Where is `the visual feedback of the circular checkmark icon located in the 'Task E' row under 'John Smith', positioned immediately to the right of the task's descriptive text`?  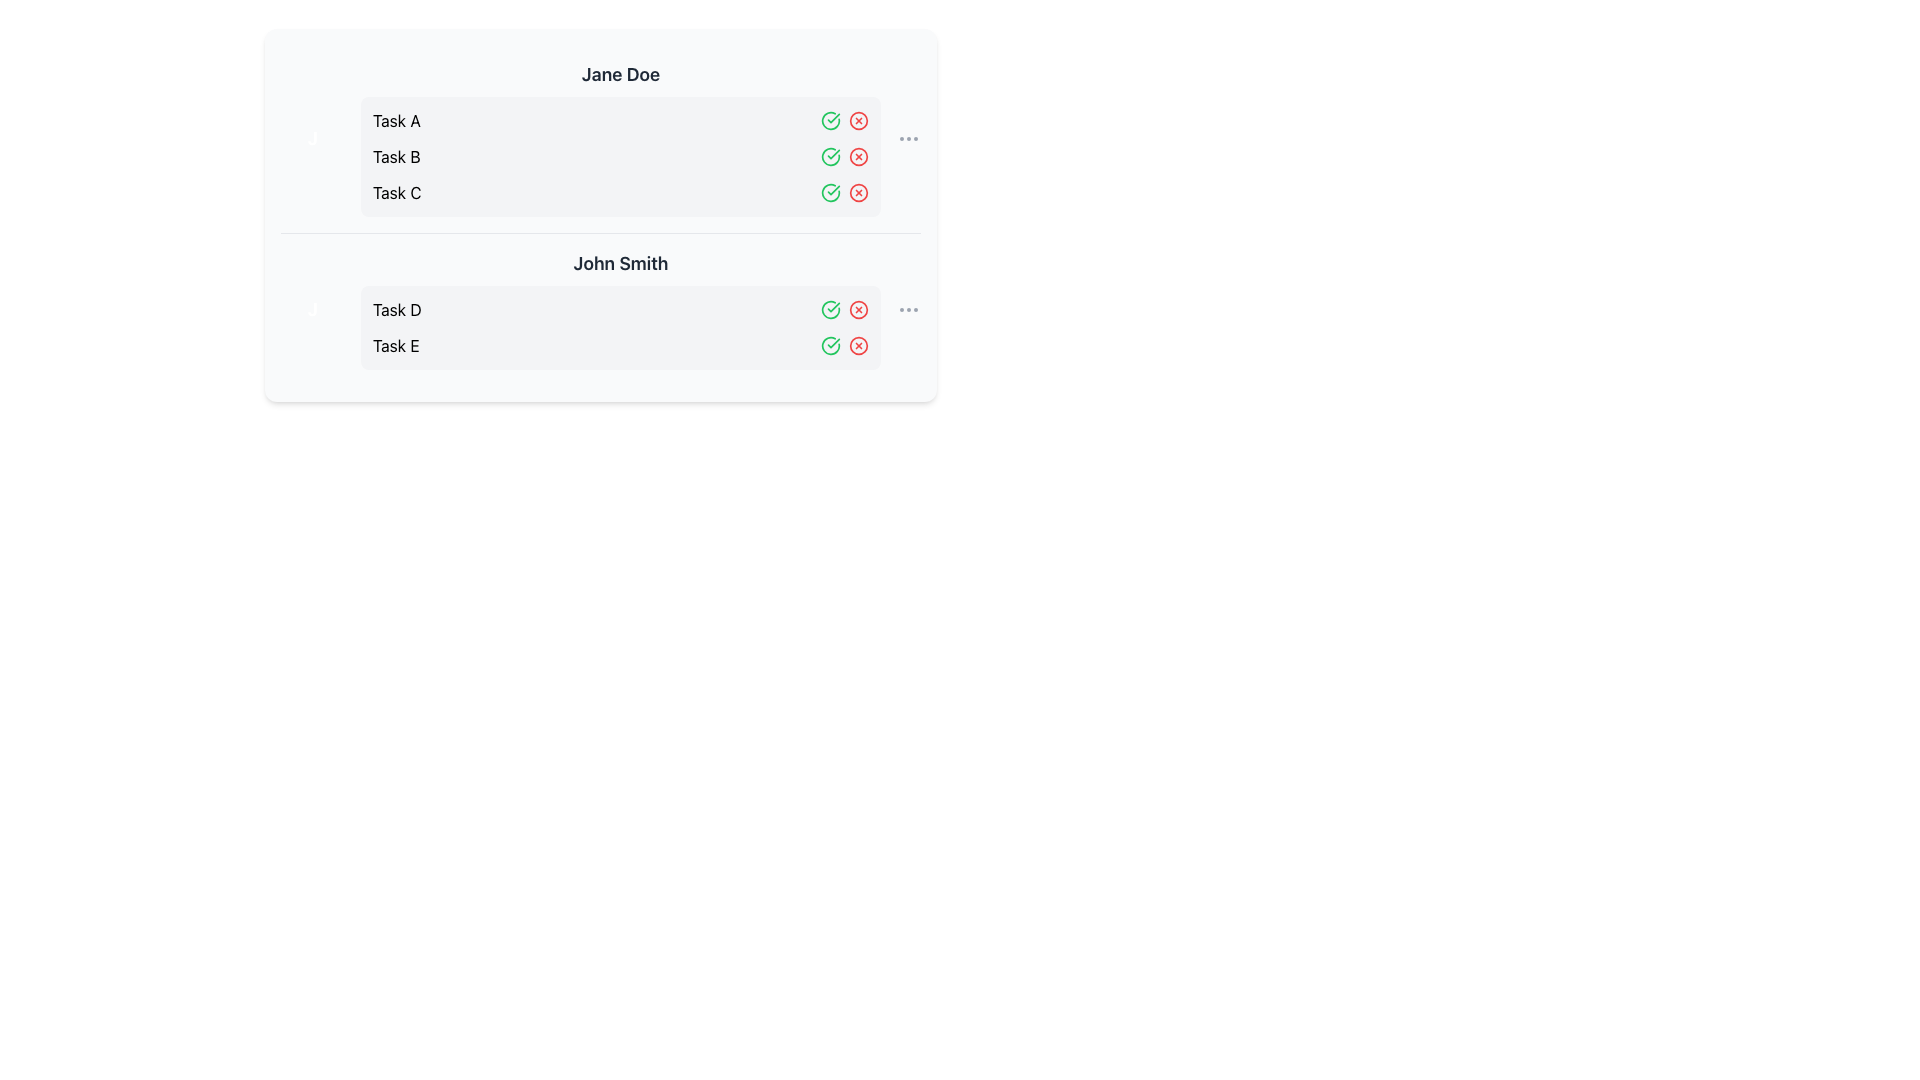 the visual feedback of the circular checkmark icon located in the 'Task E' row under 'John Smith', positioned immediately to the right of the task's descriptive text is located at coordinates (830, 345).